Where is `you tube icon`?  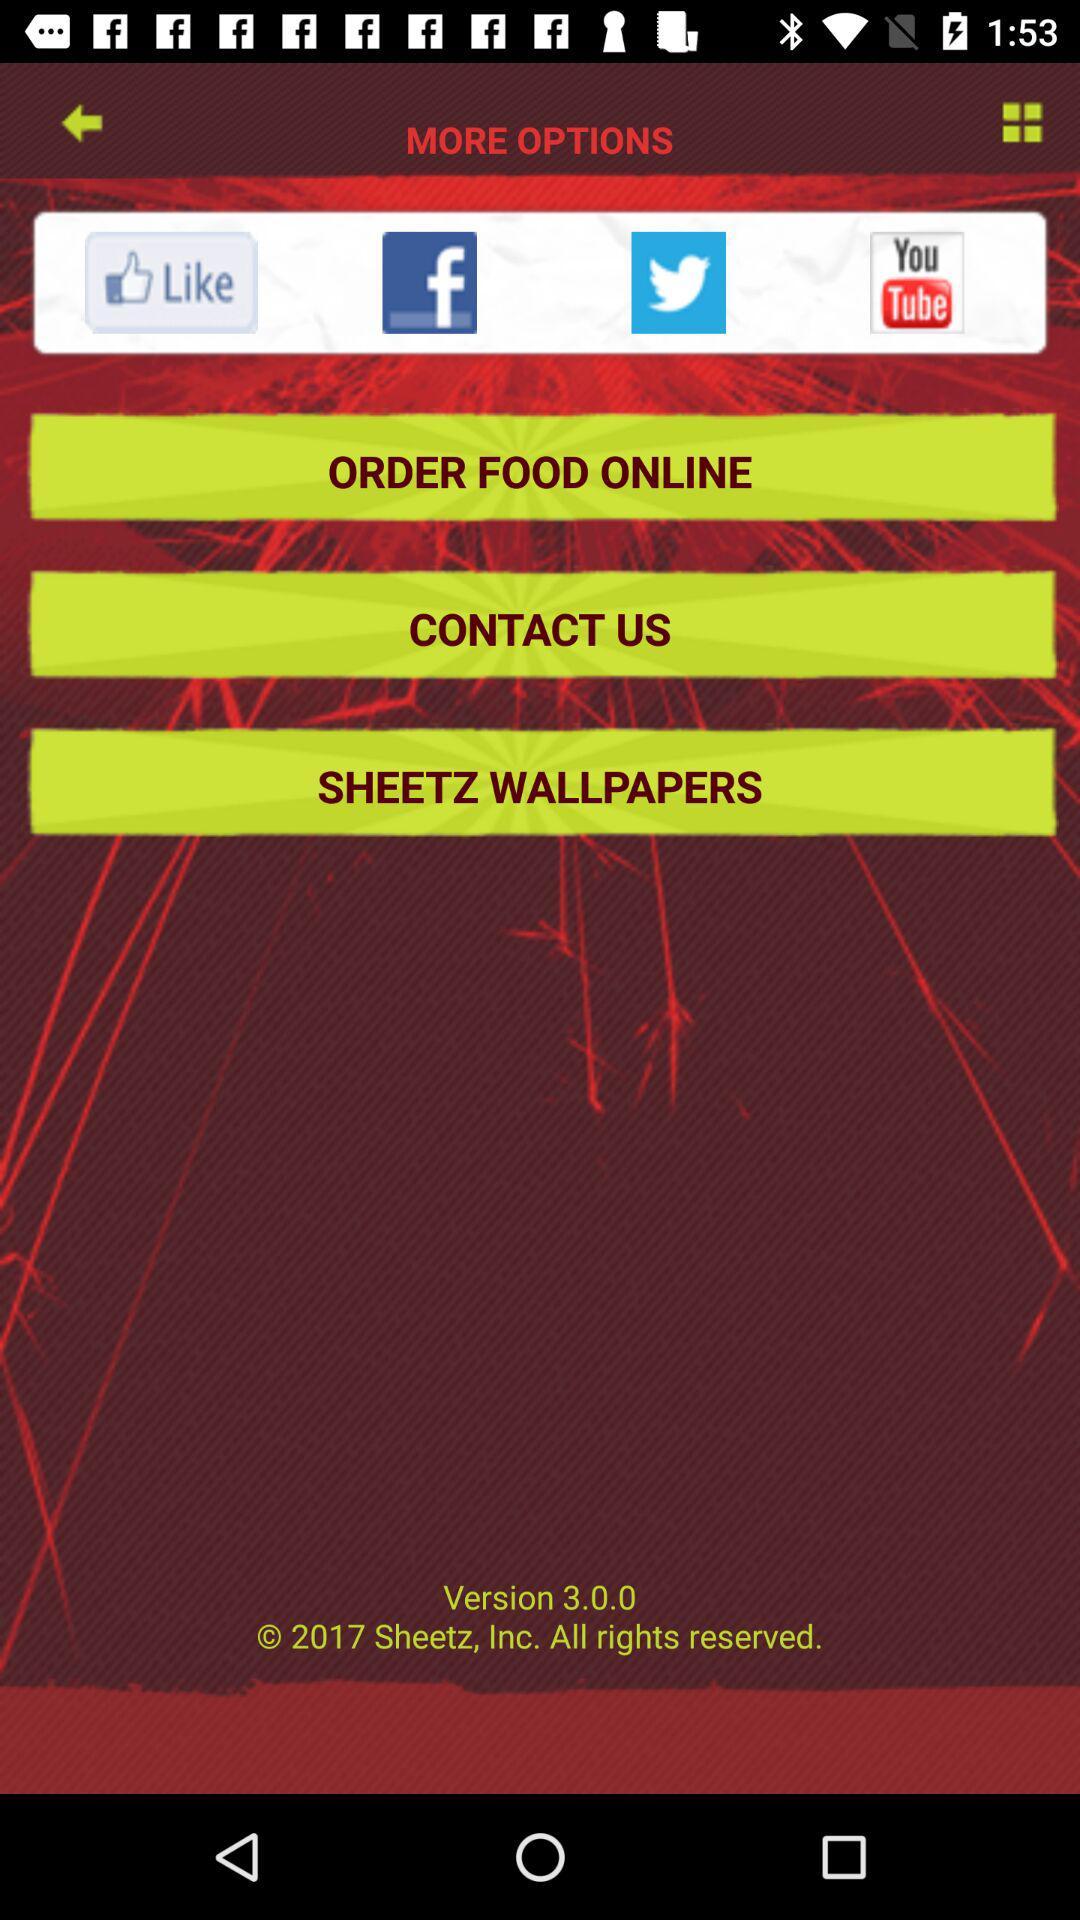 you tube icon is located at coordinates (917, 281).